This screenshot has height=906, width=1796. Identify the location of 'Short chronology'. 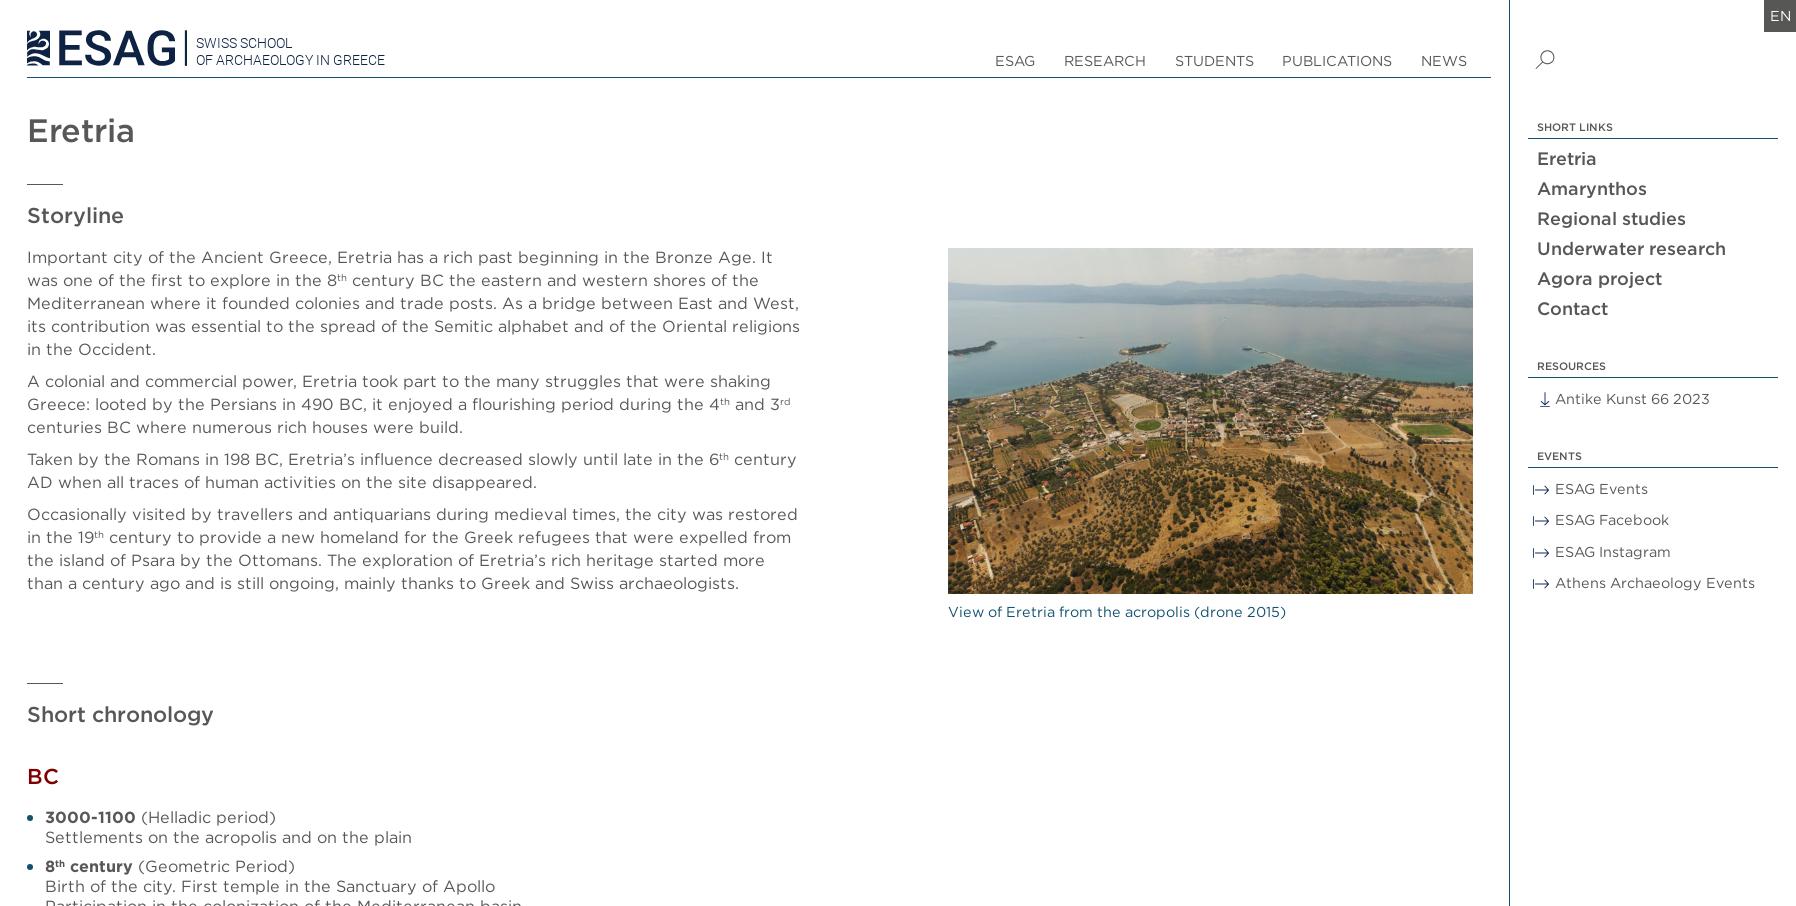
(119, 714).